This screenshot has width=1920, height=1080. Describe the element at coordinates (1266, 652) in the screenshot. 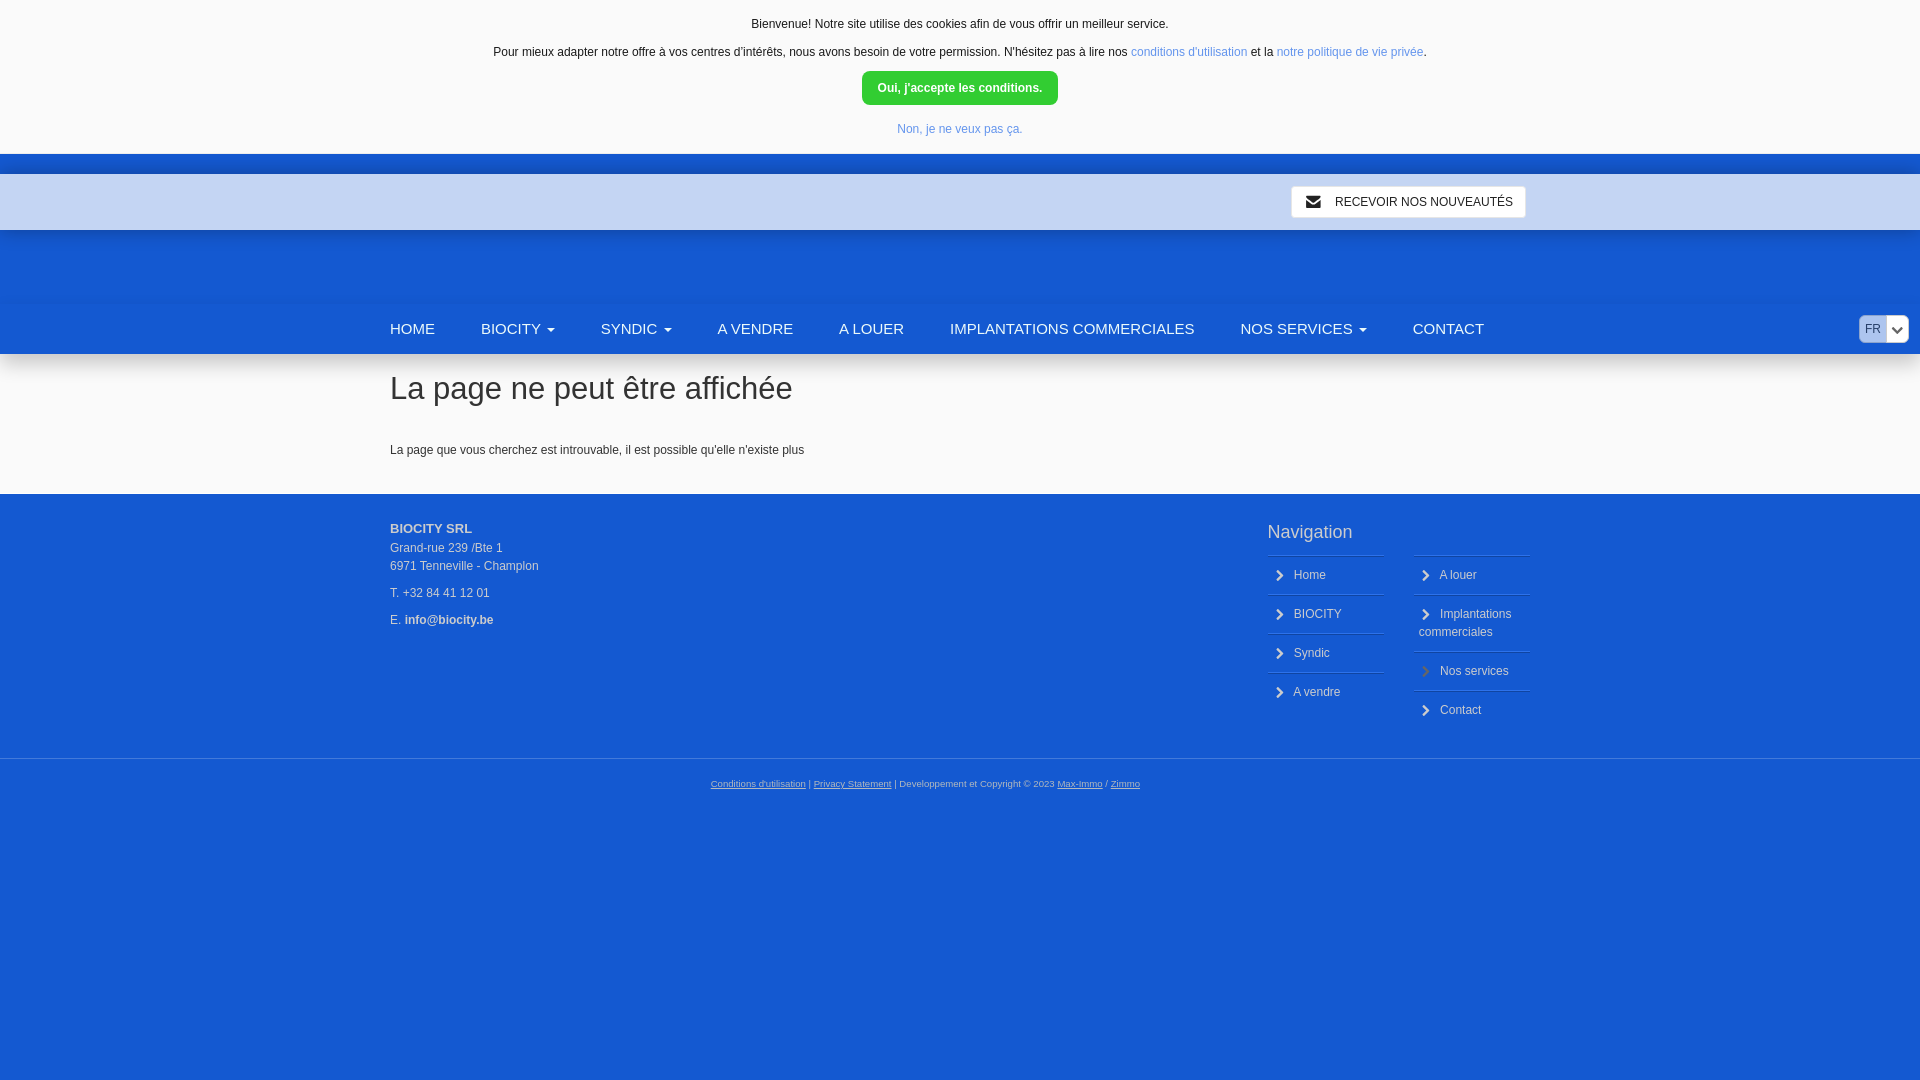

I see `'Syndic'` at that location.